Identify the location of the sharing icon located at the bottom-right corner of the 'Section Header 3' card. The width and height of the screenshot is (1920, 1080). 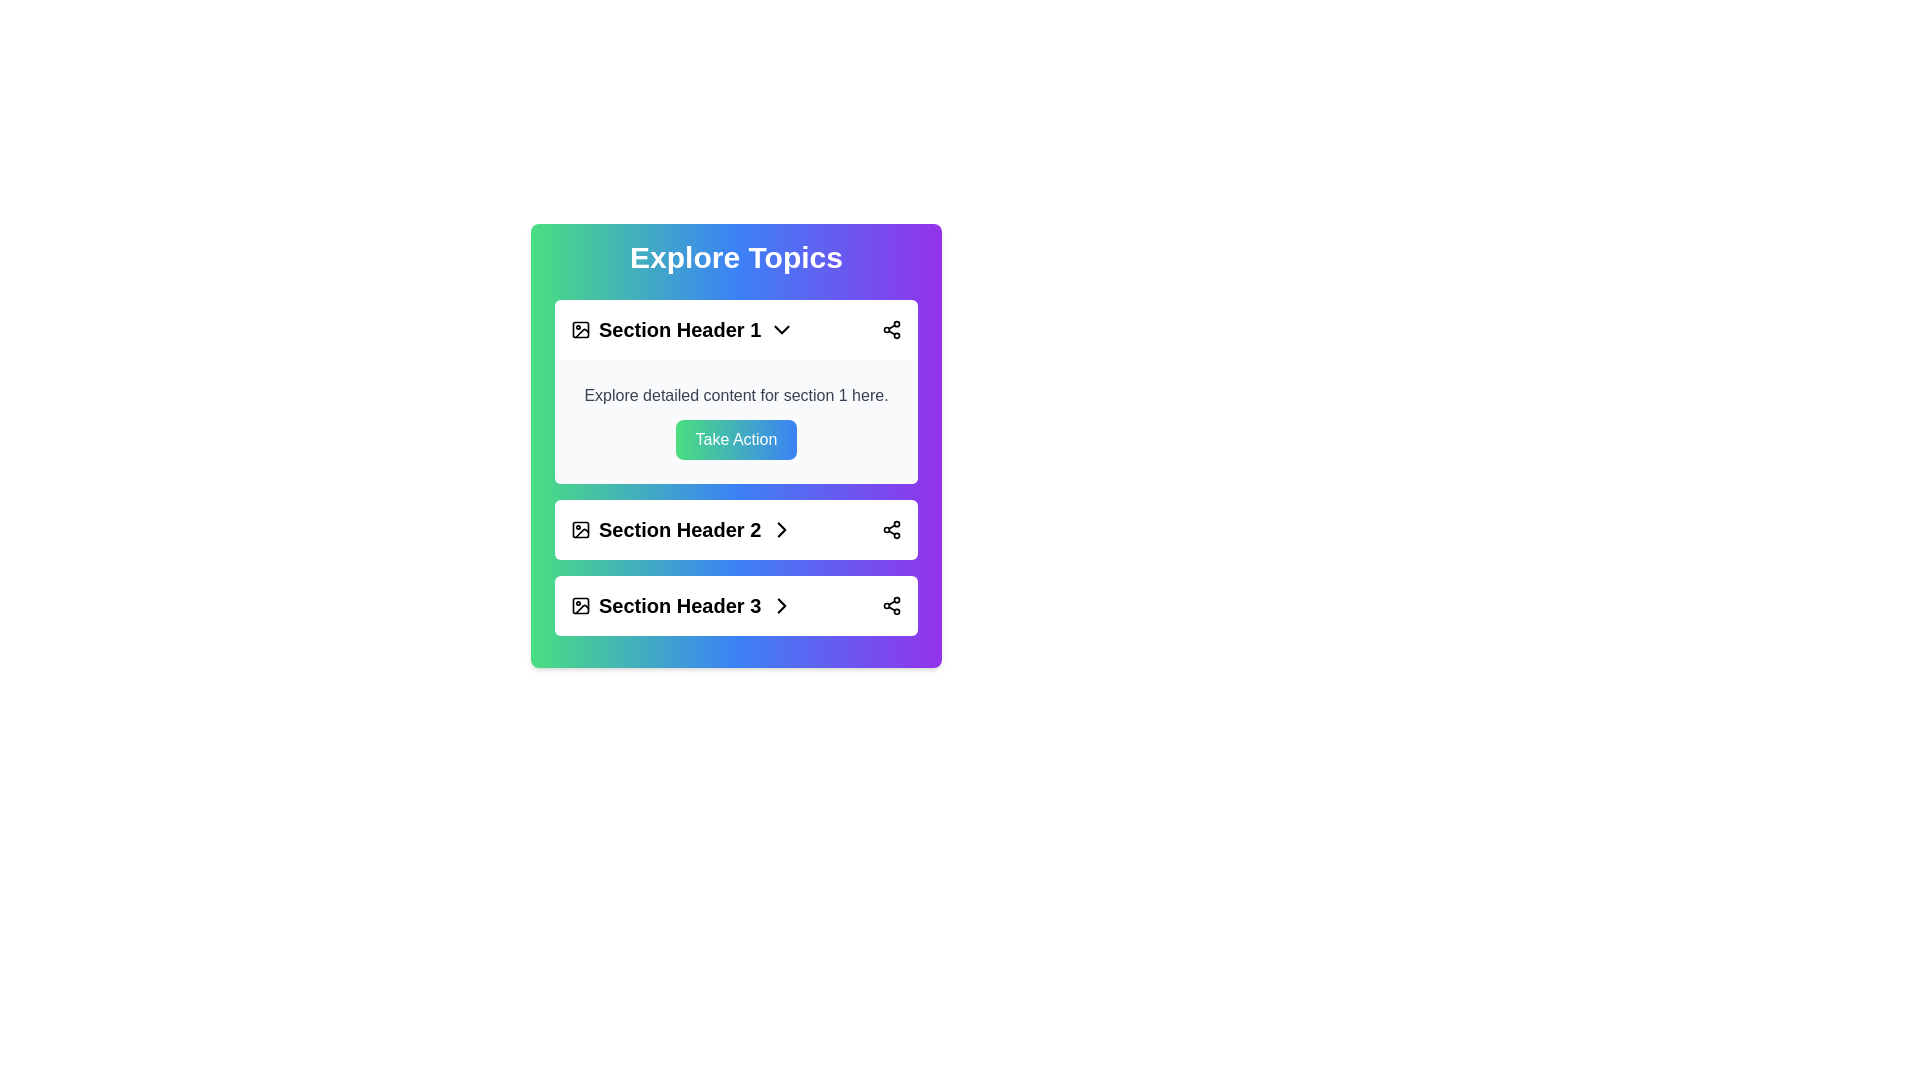
(891, 604).